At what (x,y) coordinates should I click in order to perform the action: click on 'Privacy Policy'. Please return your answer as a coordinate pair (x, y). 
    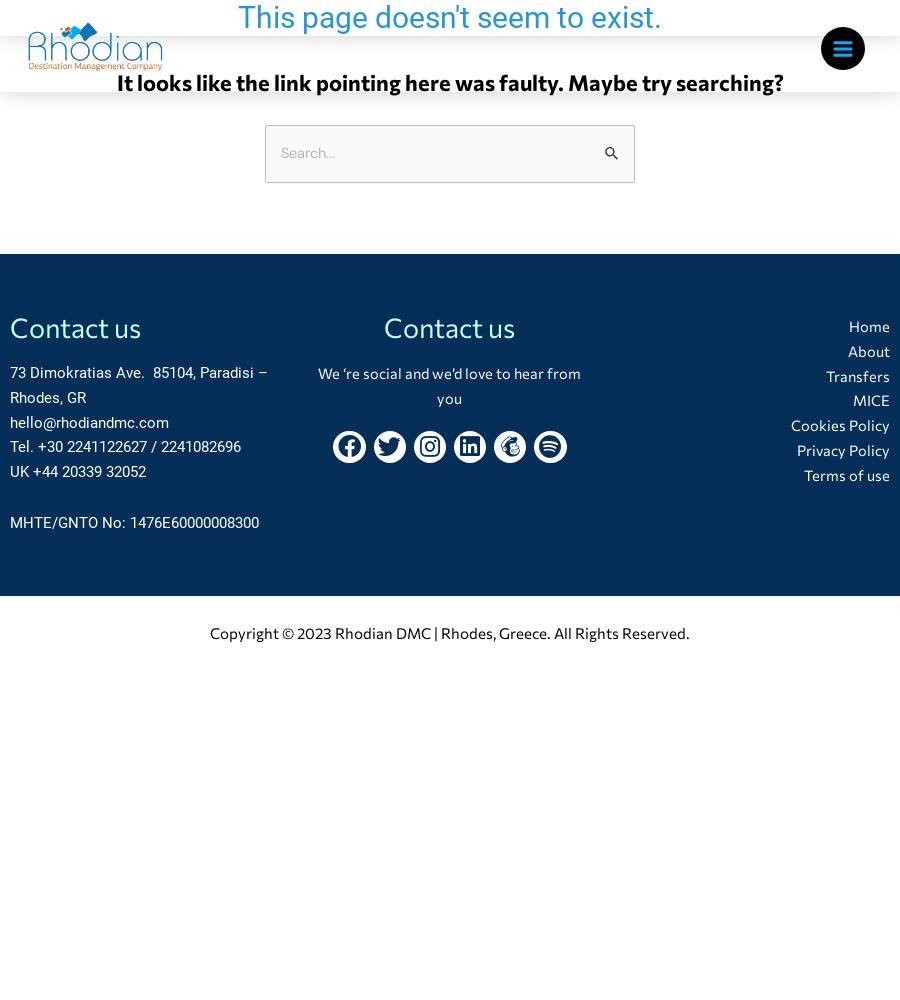
    Looking at the image, I should click on (795, 448).